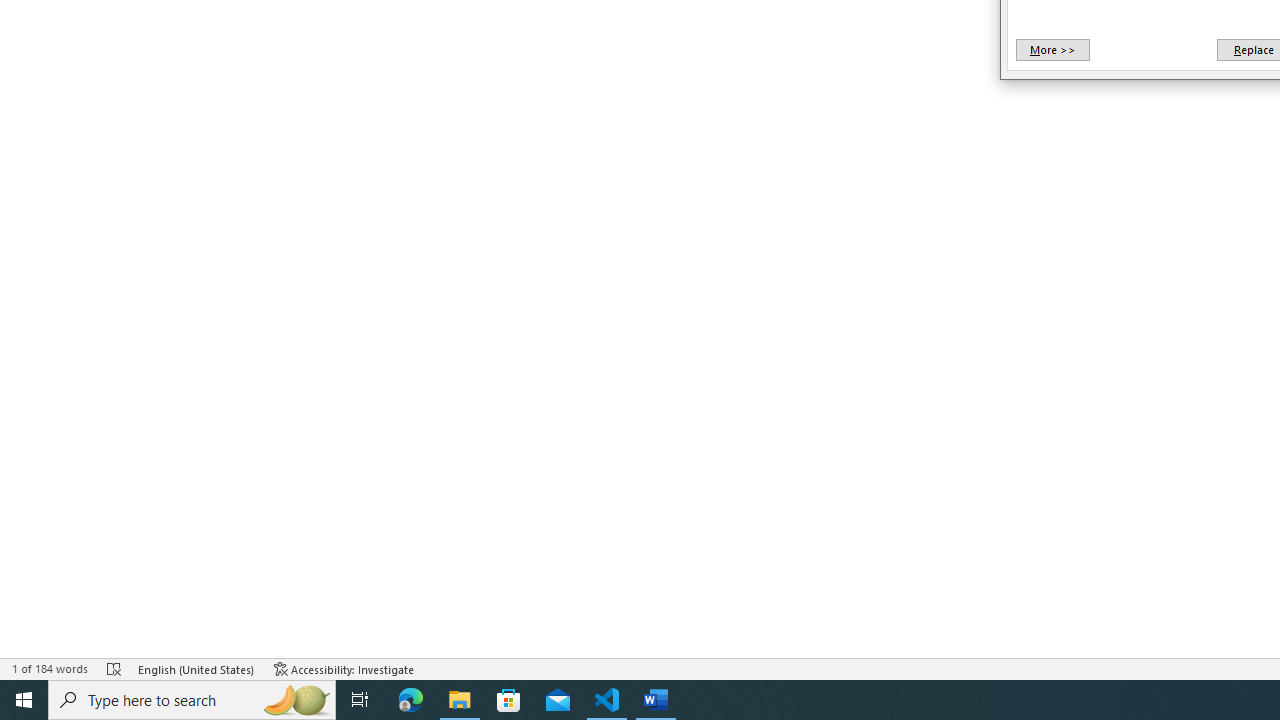  I want to click on 'Type here to search', so click(192, 698).